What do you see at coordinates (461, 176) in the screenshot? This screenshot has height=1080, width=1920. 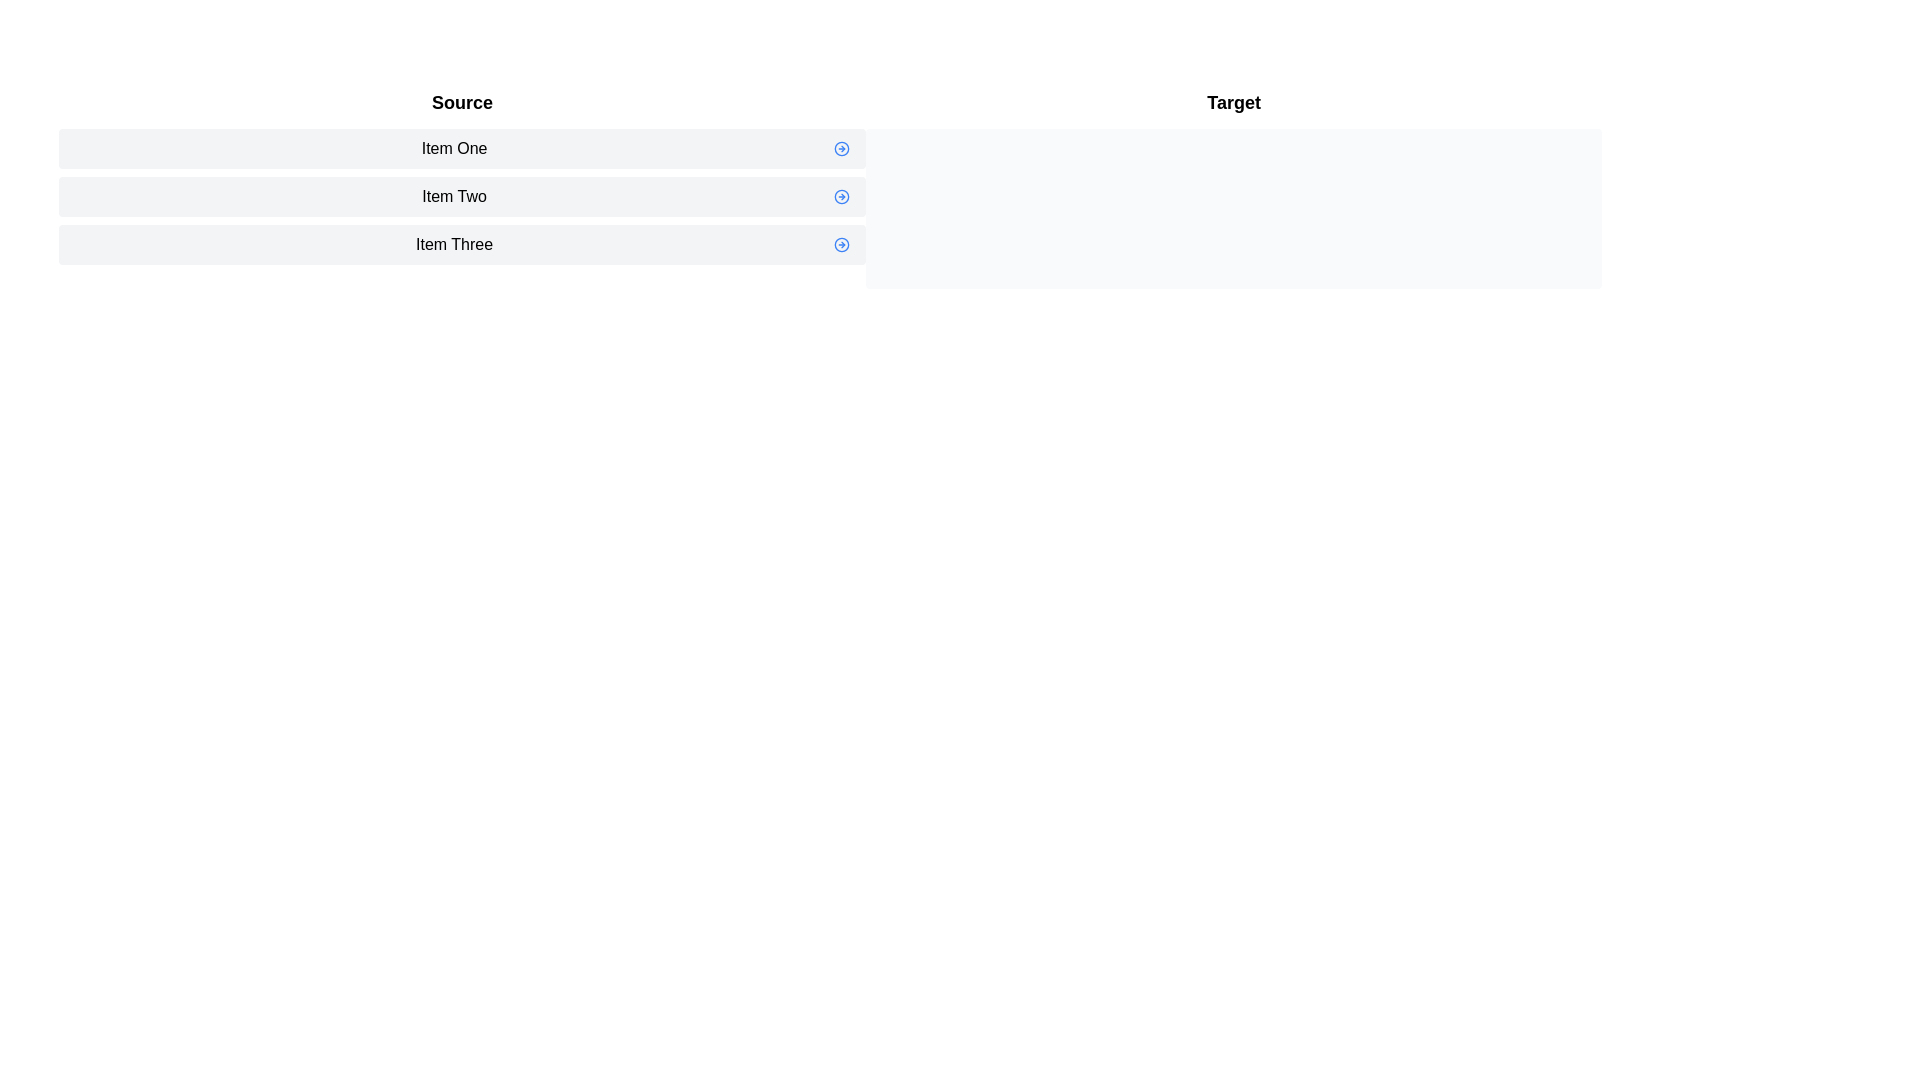 I see `'Item Two', the middle item in the horizontally aligned list within the 'Source' section` at bounding box center [461, 176].